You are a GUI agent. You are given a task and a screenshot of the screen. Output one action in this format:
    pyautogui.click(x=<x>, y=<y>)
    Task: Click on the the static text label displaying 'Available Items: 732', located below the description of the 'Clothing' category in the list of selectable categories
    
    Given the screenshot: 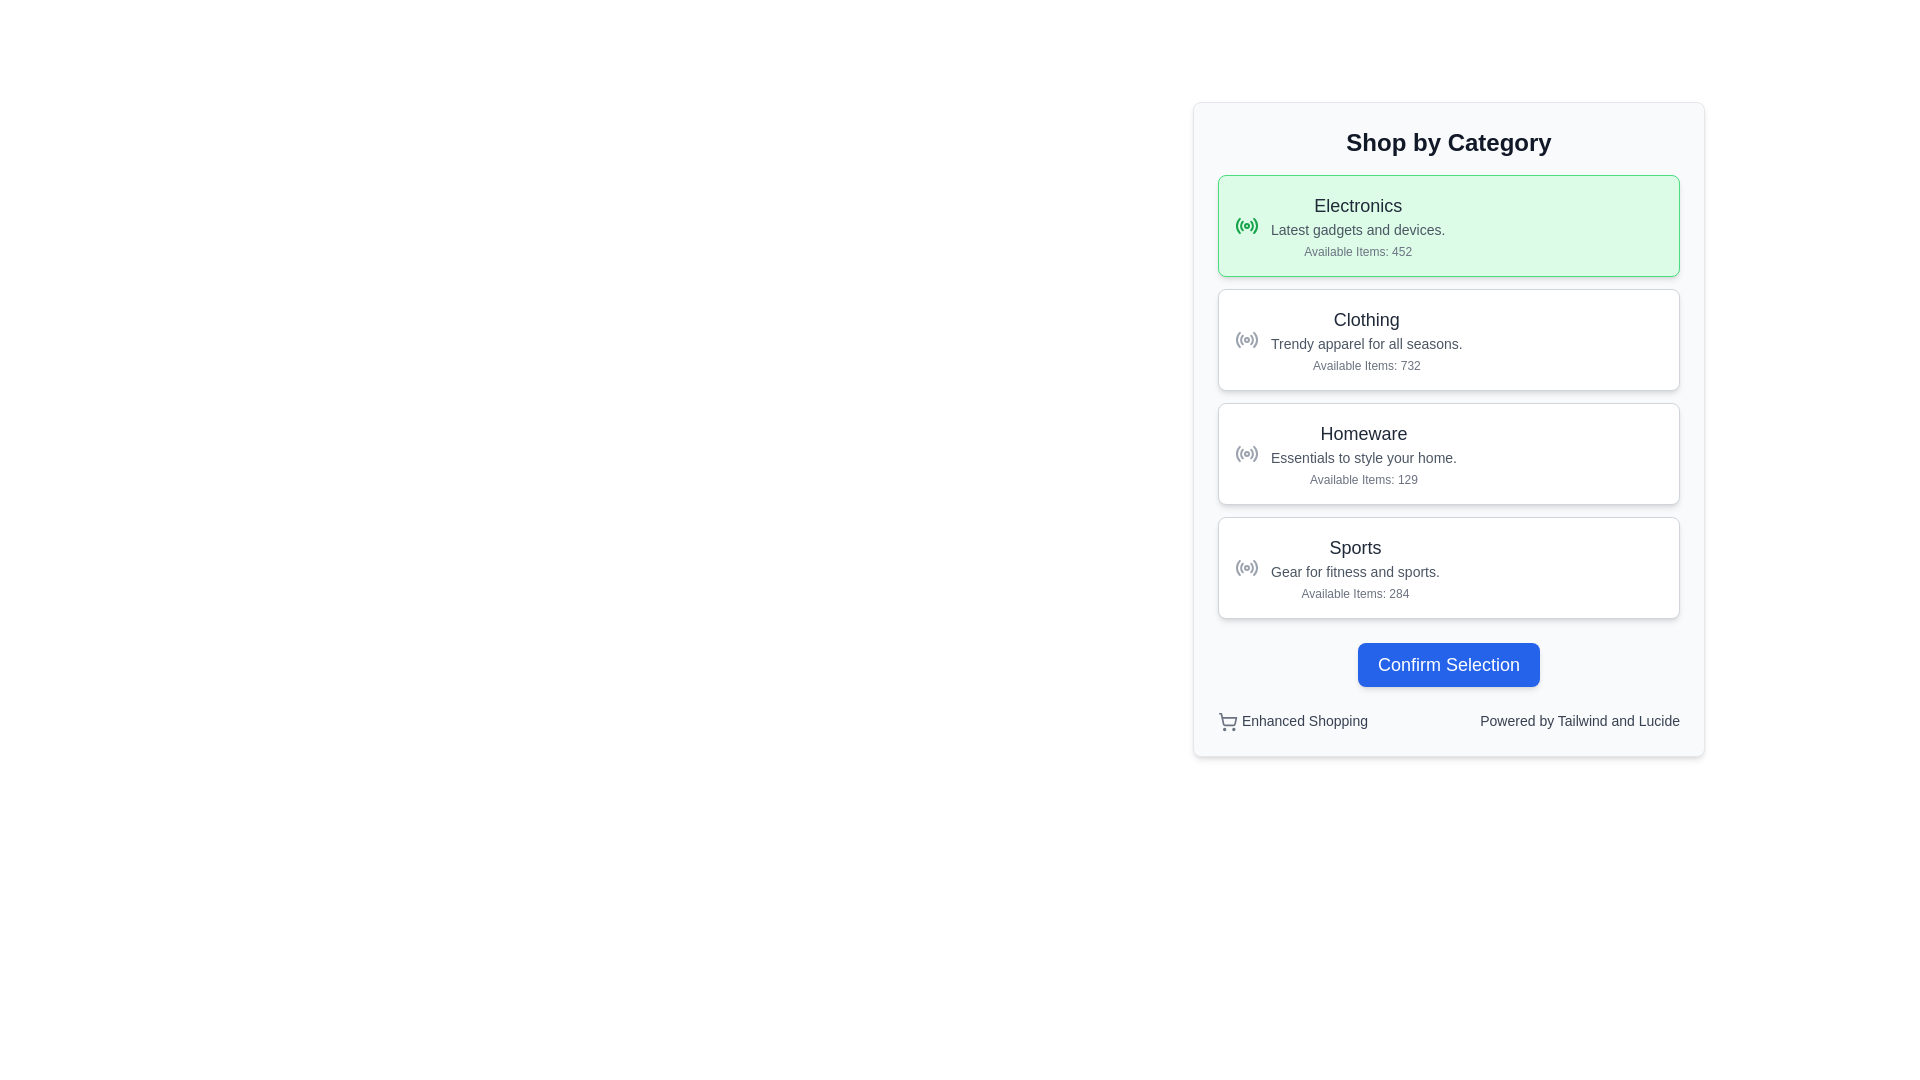 What is the action you would take?
    pyautogui.click(x=1365, y=366)
    